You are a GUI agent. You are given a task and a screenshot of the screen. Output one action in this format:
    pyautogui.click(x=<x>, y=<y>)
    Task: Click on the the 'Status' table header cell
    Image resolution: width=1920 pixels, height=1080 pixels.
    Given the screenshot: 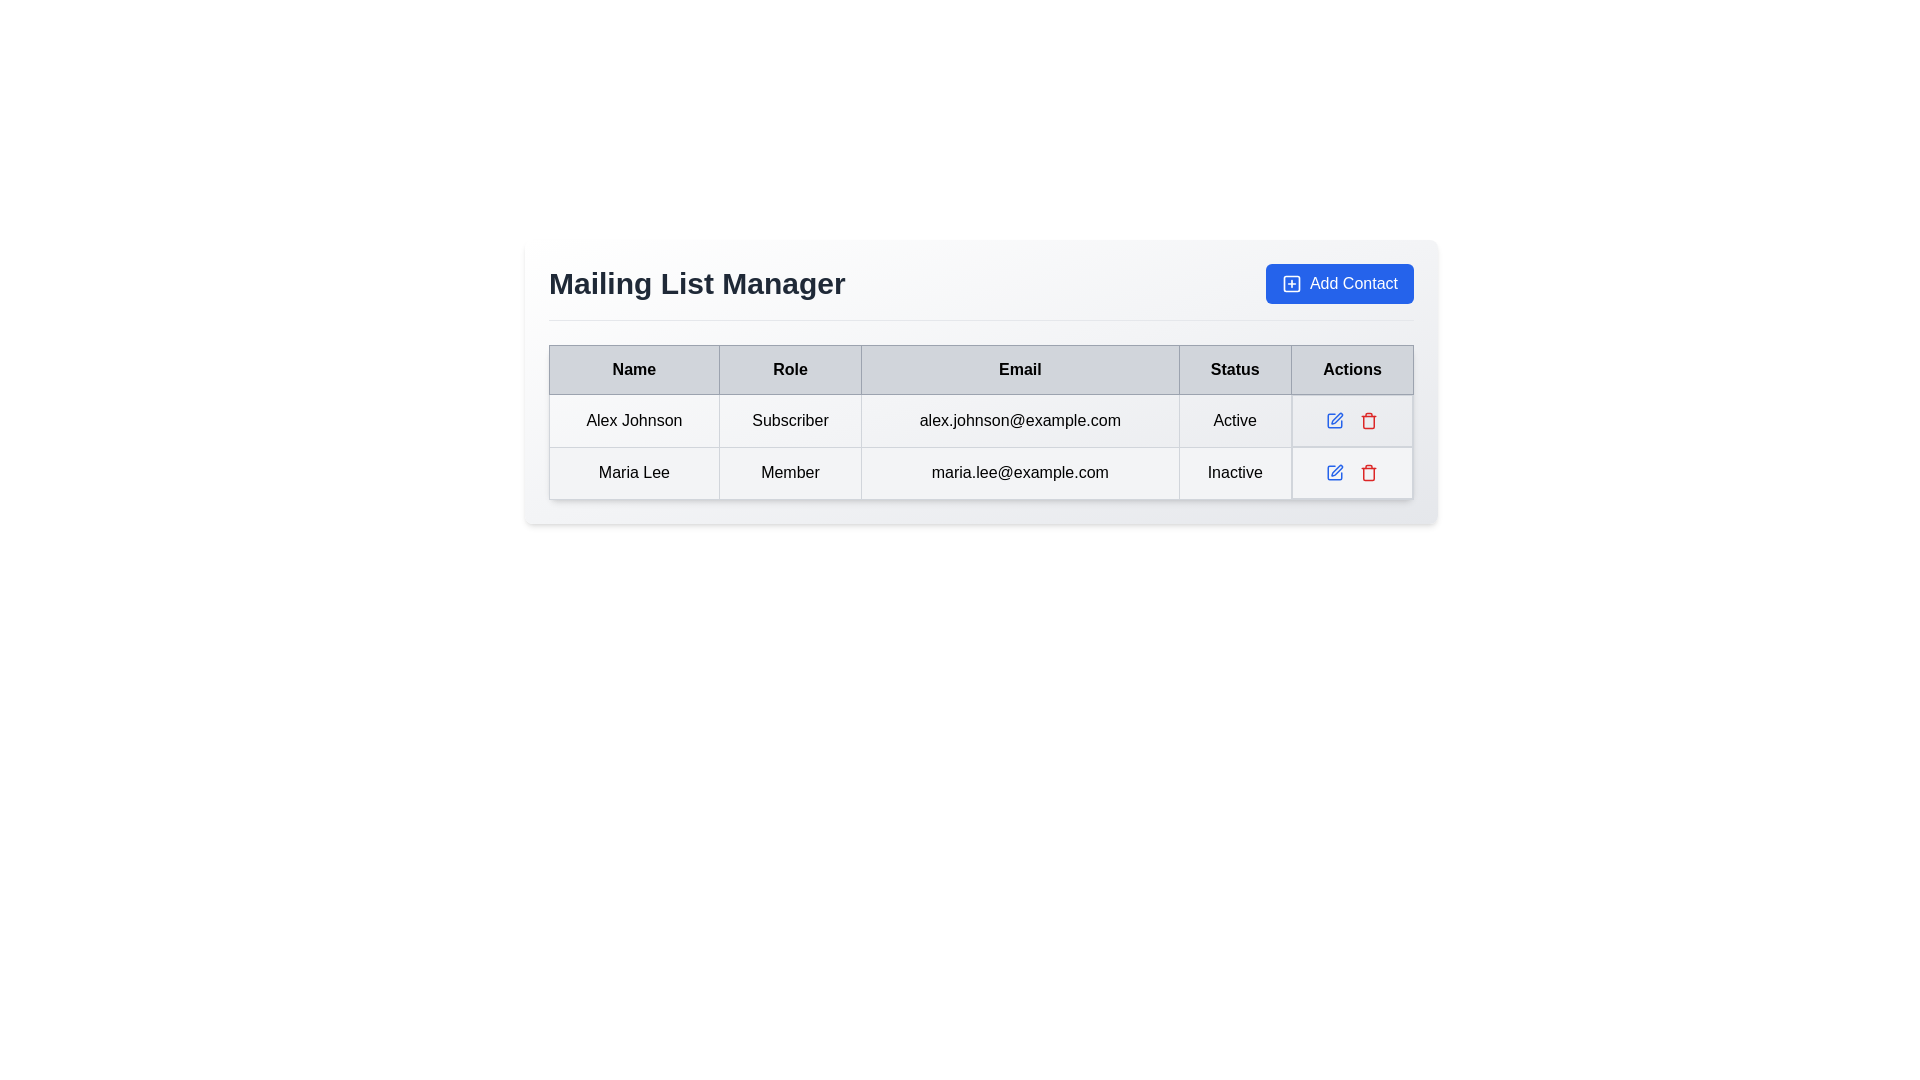 What is the action you would take?
    pyautogui.click(x=1234, y=370)
    